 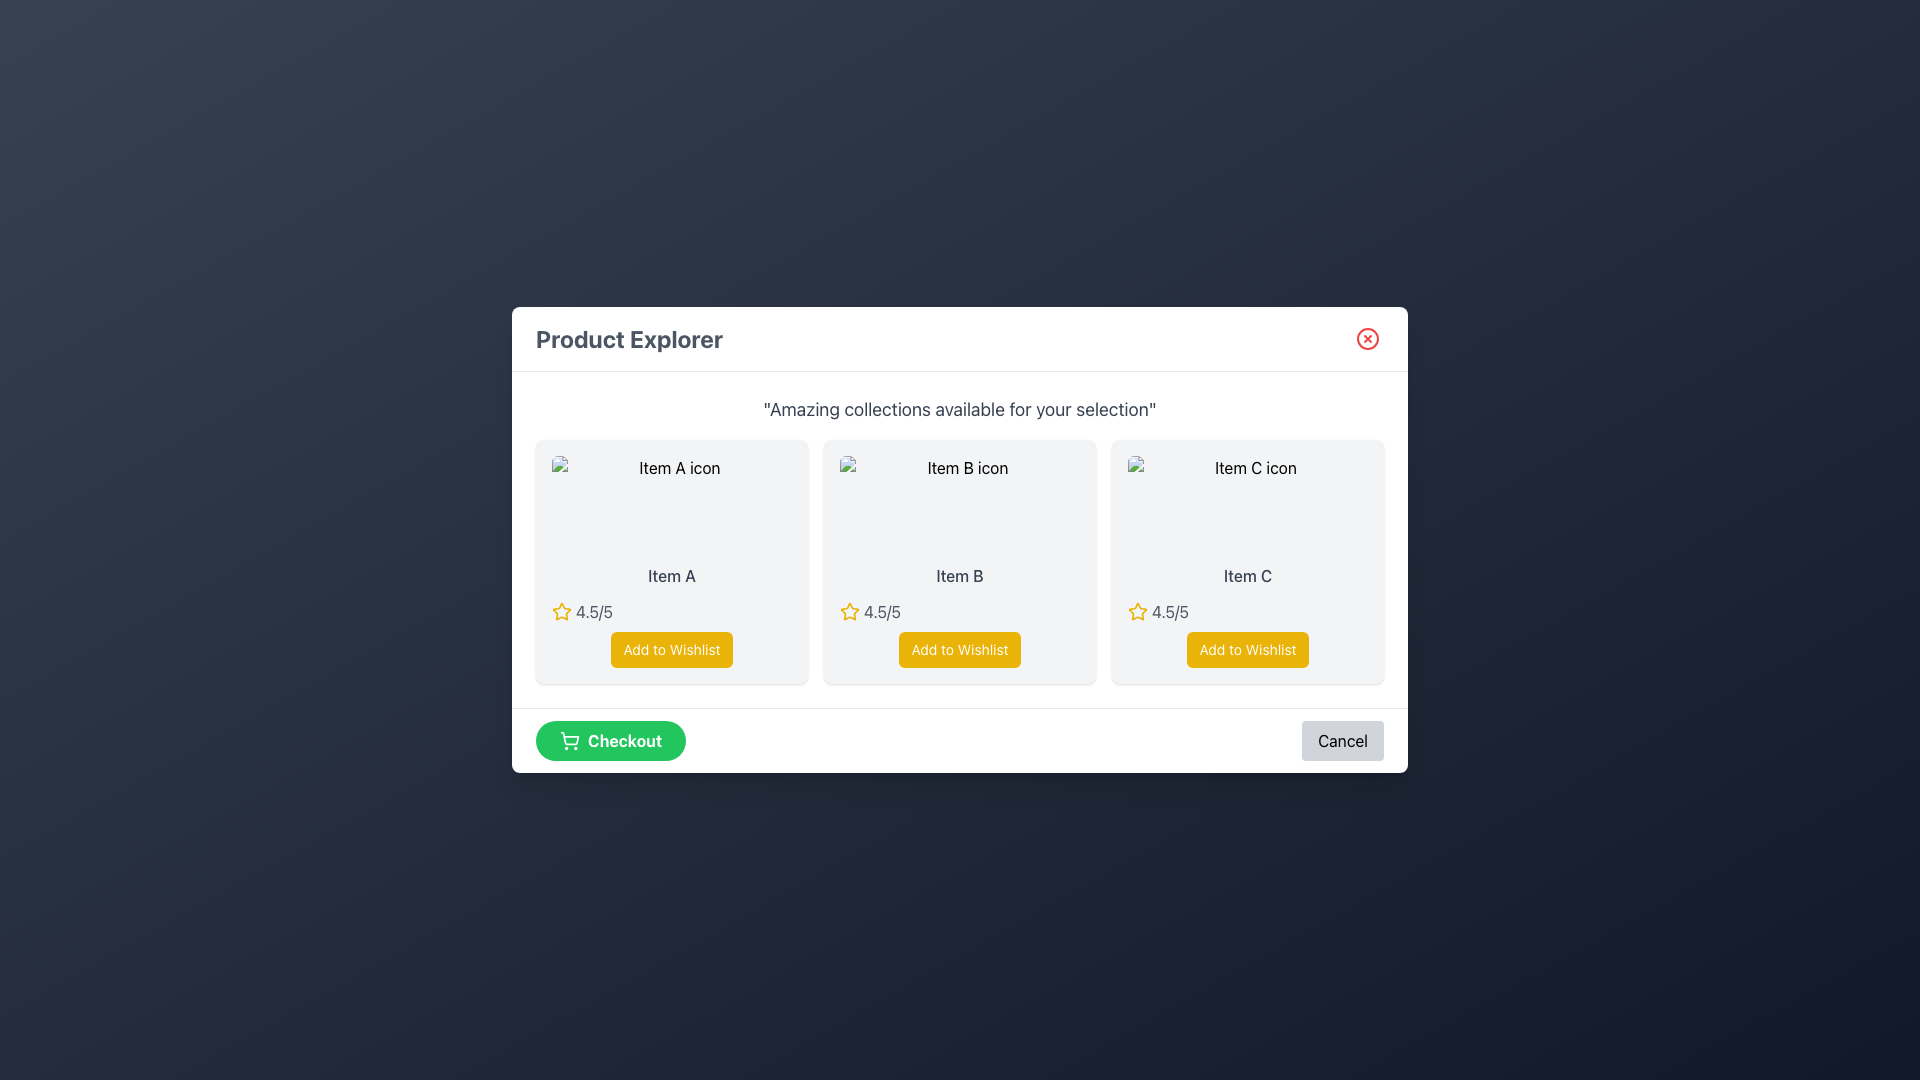 I want to click on the star icon with a yellow outline that indicates a rating system, located within the rating display near the '4.5/5' text, below the 'Item A' label in the product explorer grid, so click(x=560, y=611).